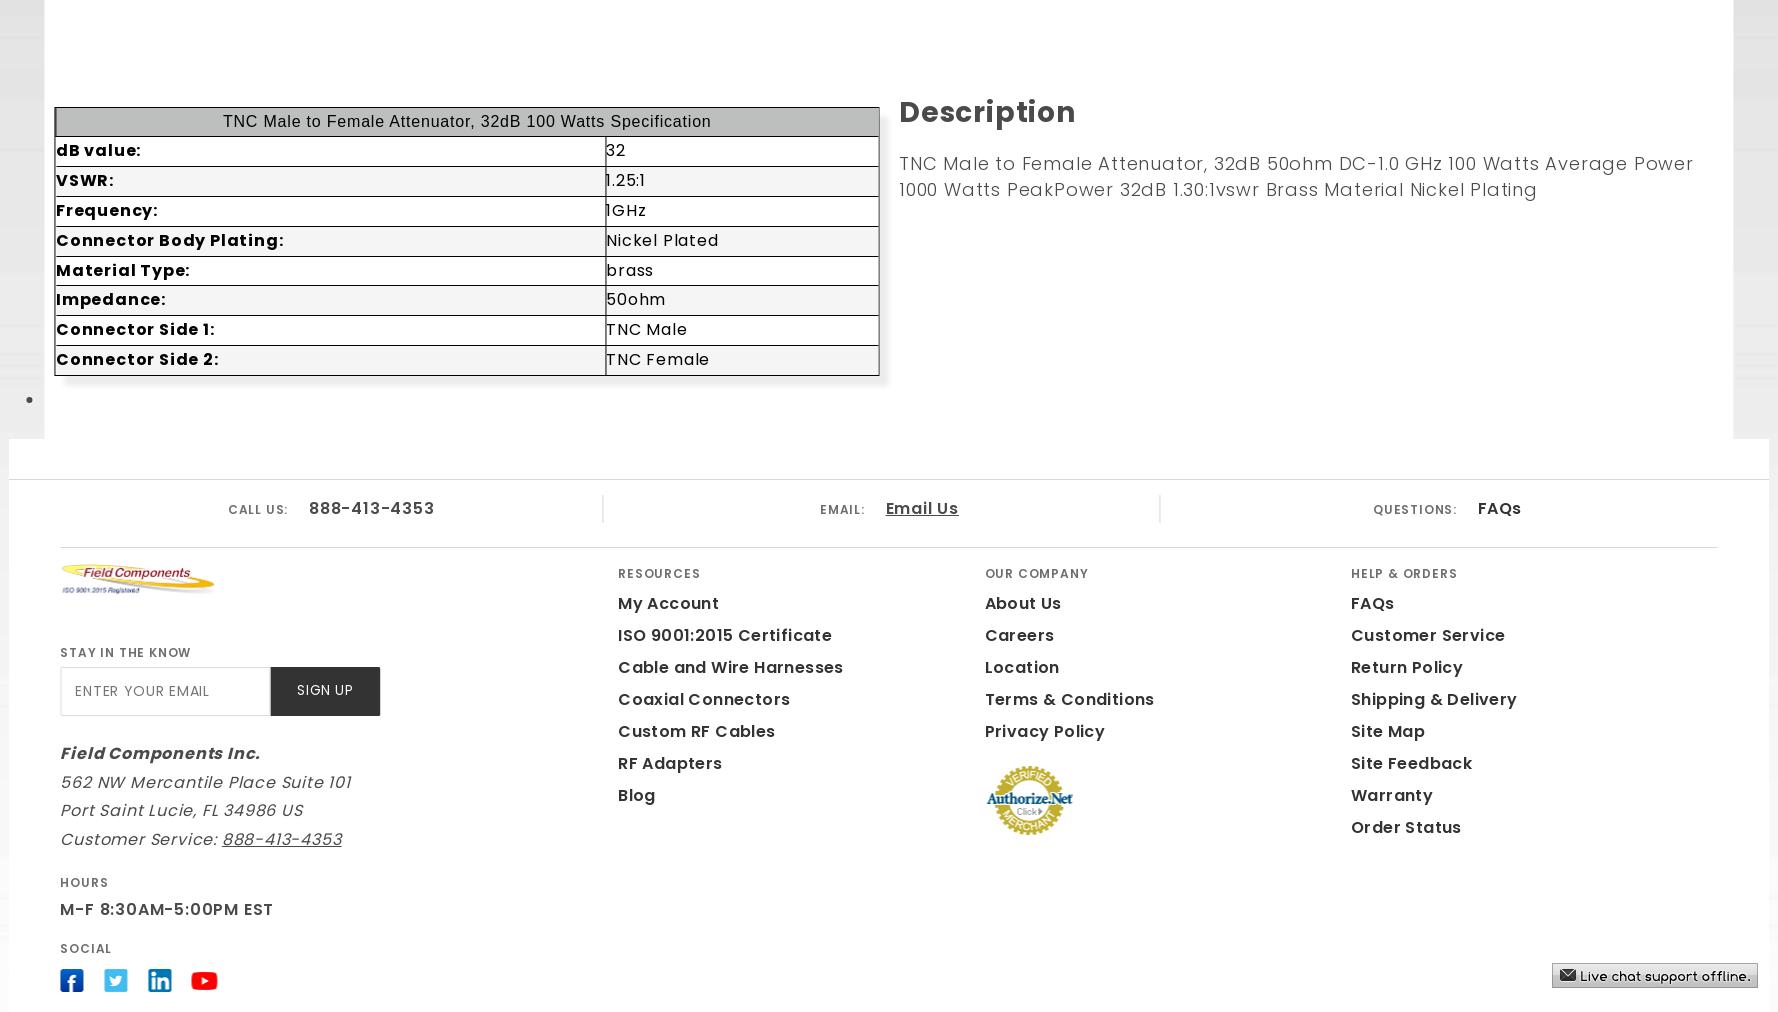 The height and width of the screenshot is (1012, 1778). What do you see at coordinates (669, 761) in the screenshot?
I see `'RF Adapters'` at bounding box center [669, 761].